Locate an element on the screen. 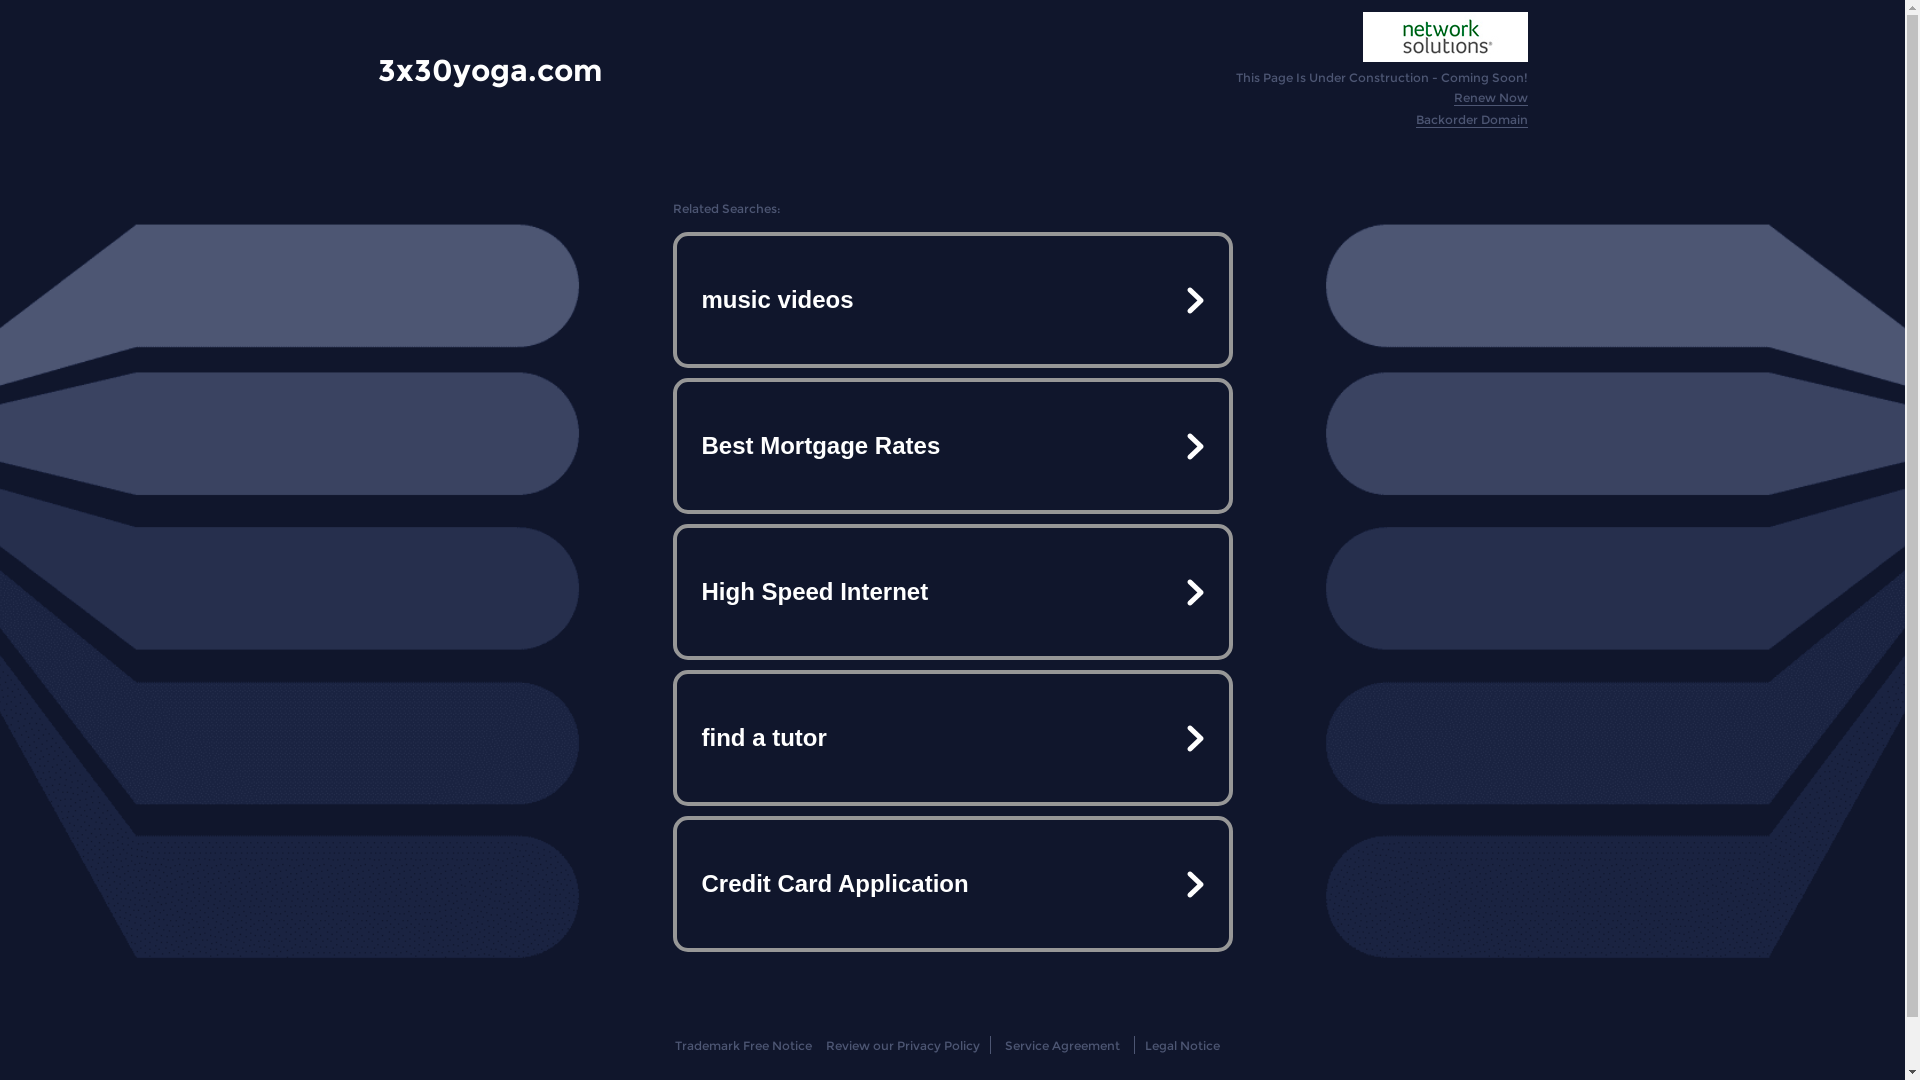 The height and width of the screenshot is (1080, 1920). 'Backorder Domain' is located at coordinates (1472, 119).